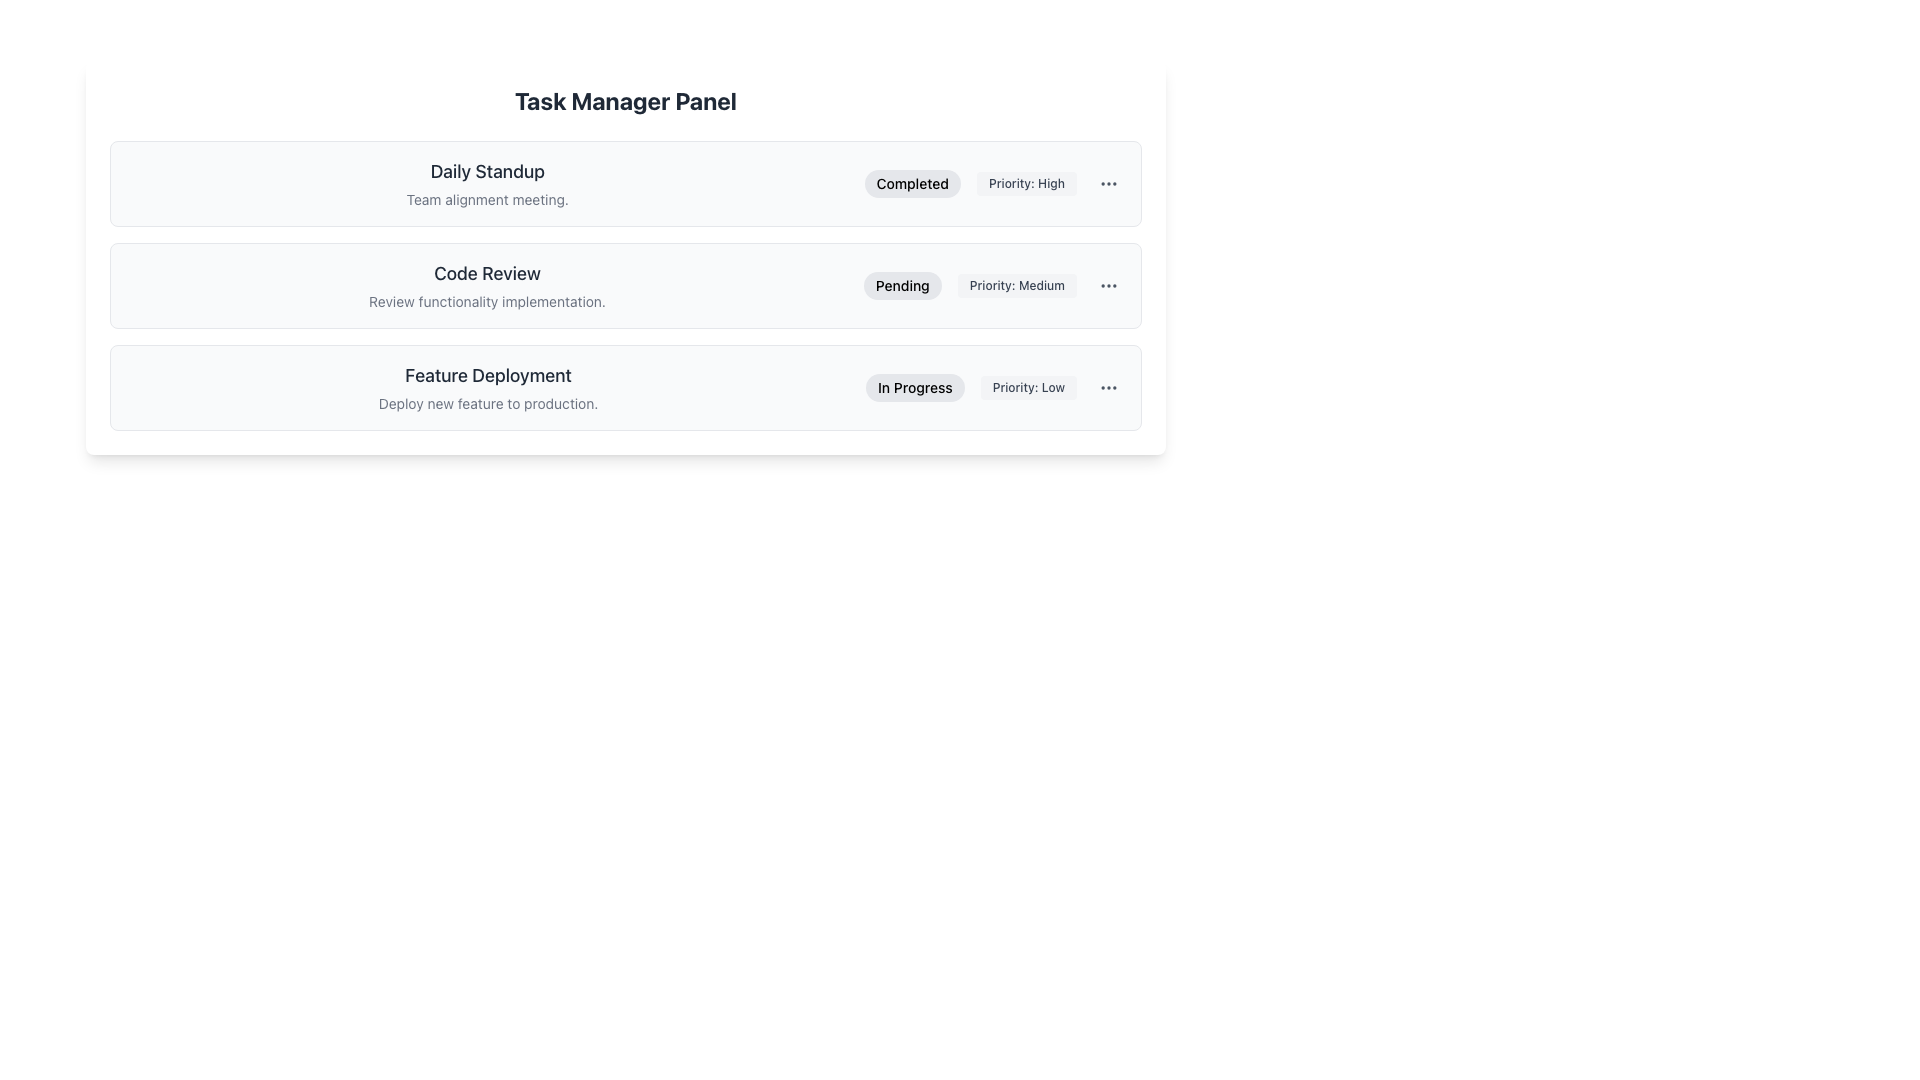 The width and height of the screenshot is (1920, 1080). Describe the element at coordinates (1028, 388) in the screenshot. I see `the 'Priority: Low' label, which is a small rounded rectangle with a light gray background located in the third task row of the task list titled 'Feature Deployment'` at that location.